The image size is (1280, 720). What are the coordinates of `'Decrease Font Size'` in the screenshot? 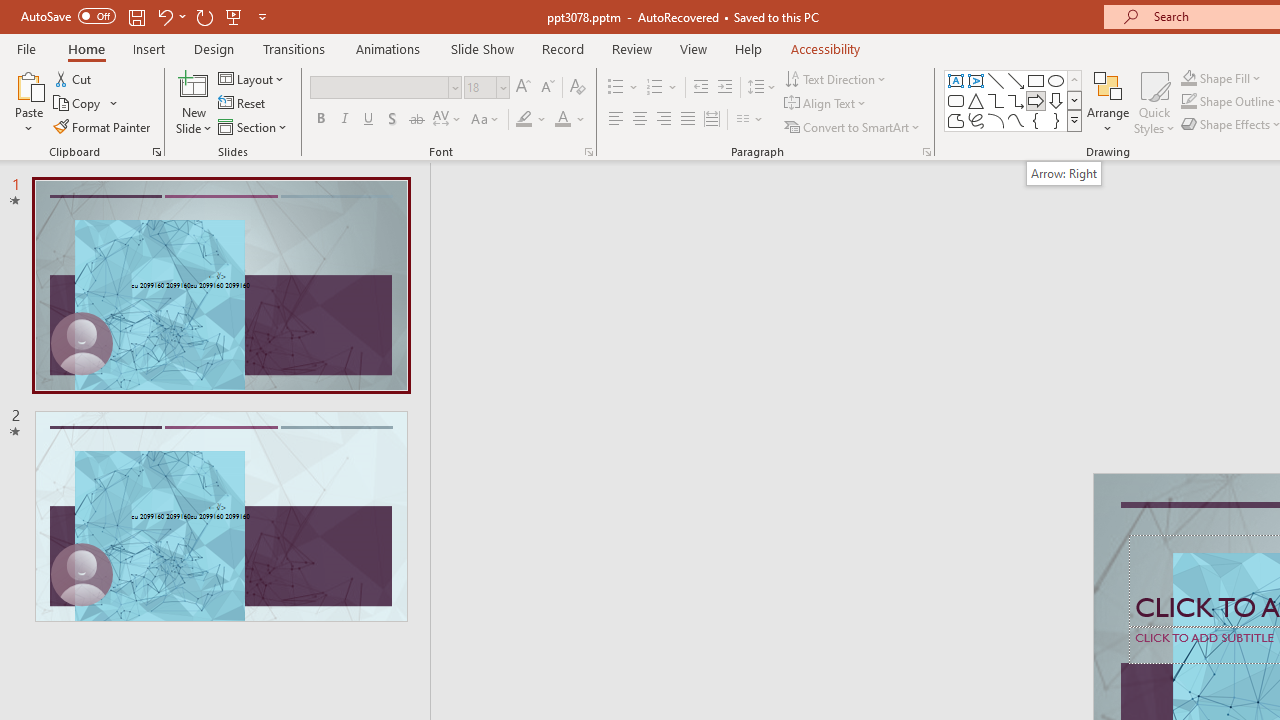 It's located at (547, 86).